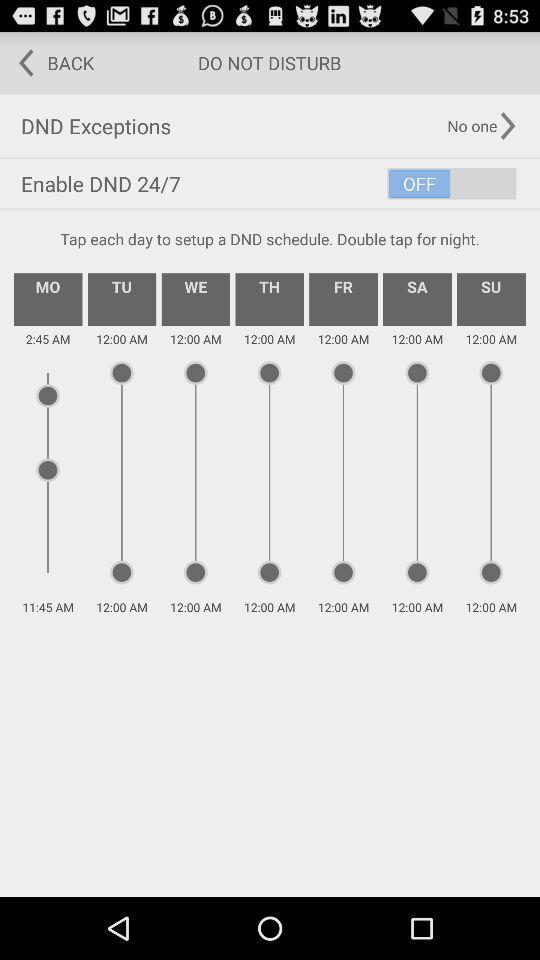  What do you see at coordinates (269, 298) in the screenshot?
I see `the icon below the tap each day icon` at bounding box center [269, 298].